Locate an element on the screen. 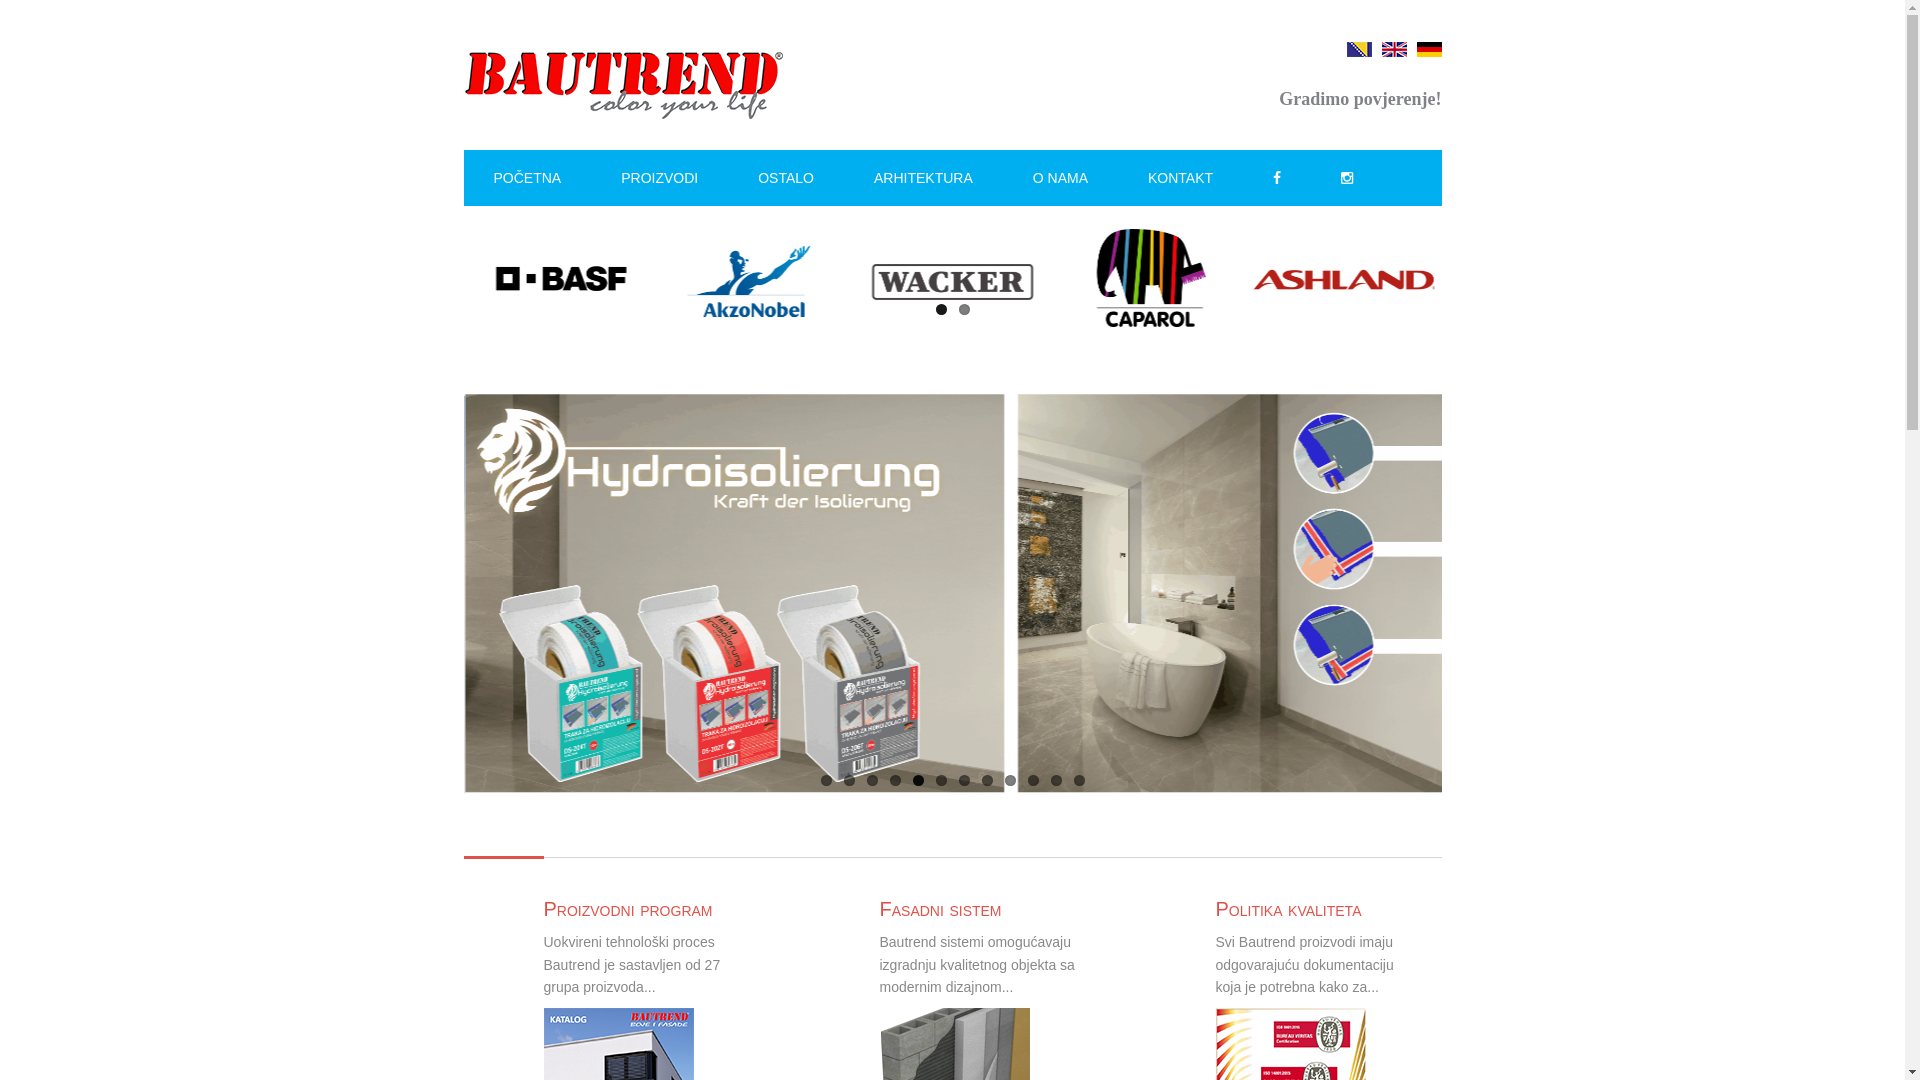 Image resolution: width=1920 pixels, height=1080 pixels. 'Proizvodni program' is located at coordinates (543, 909).